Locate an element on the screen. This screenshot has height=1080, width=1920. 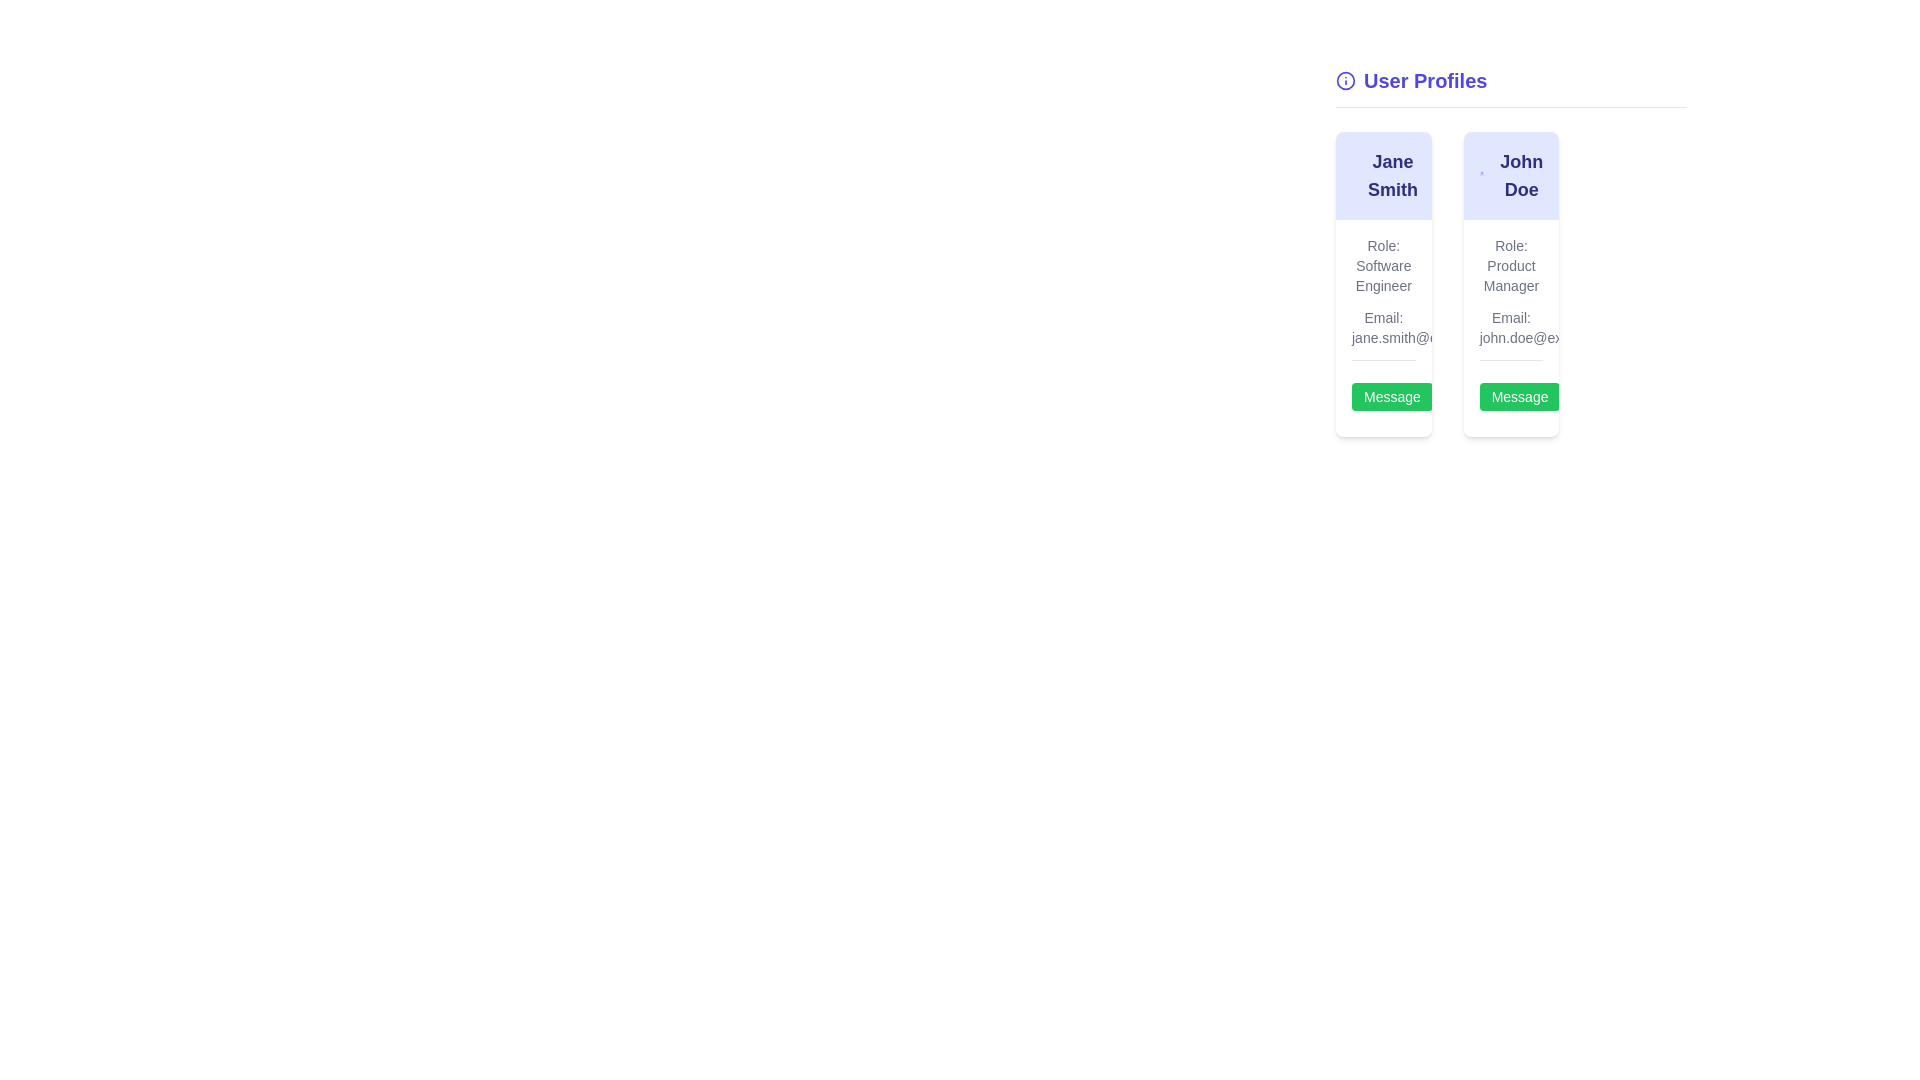
the static text label indicating the role of the individual in the profile for 'John Doe', located in the second profile card in the 'User Profiles' section is located at coordinates (1511, 245).